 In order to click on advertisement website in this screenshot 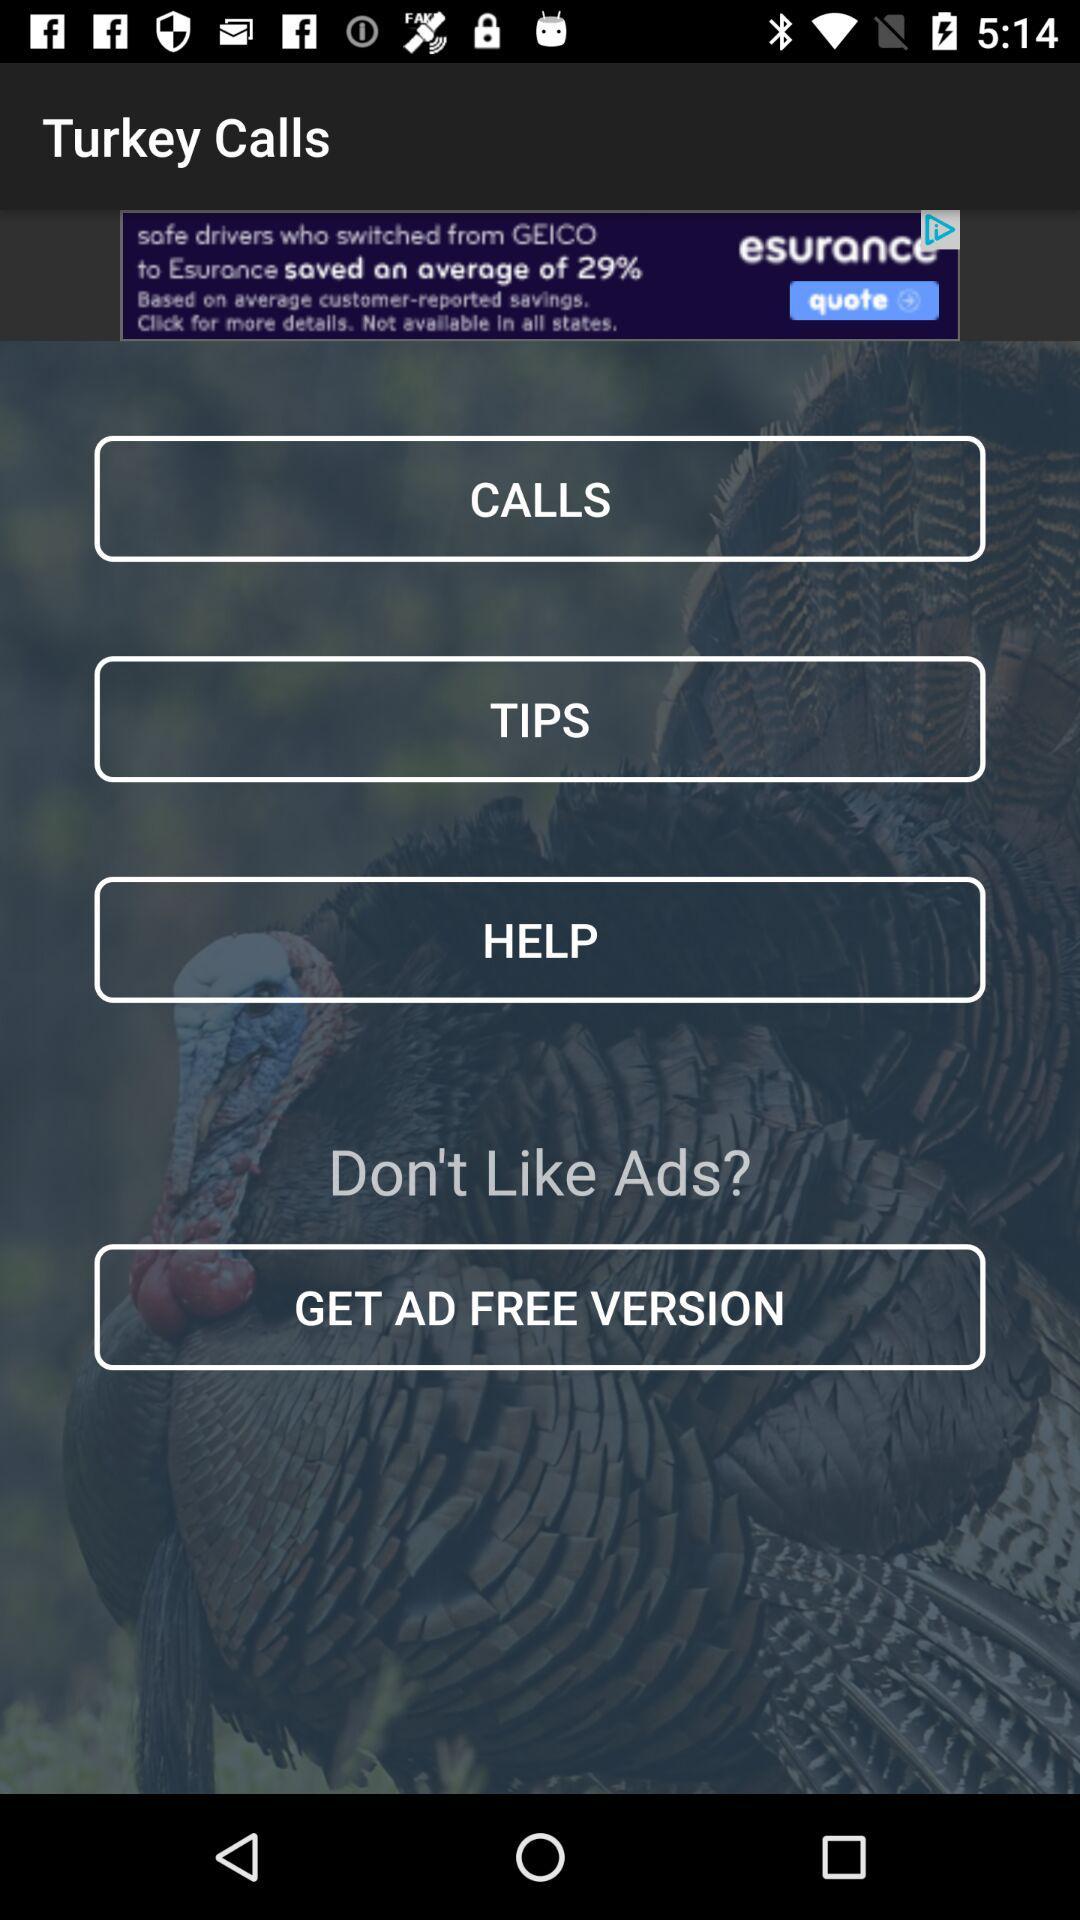, I will do `click(540, 274)`.